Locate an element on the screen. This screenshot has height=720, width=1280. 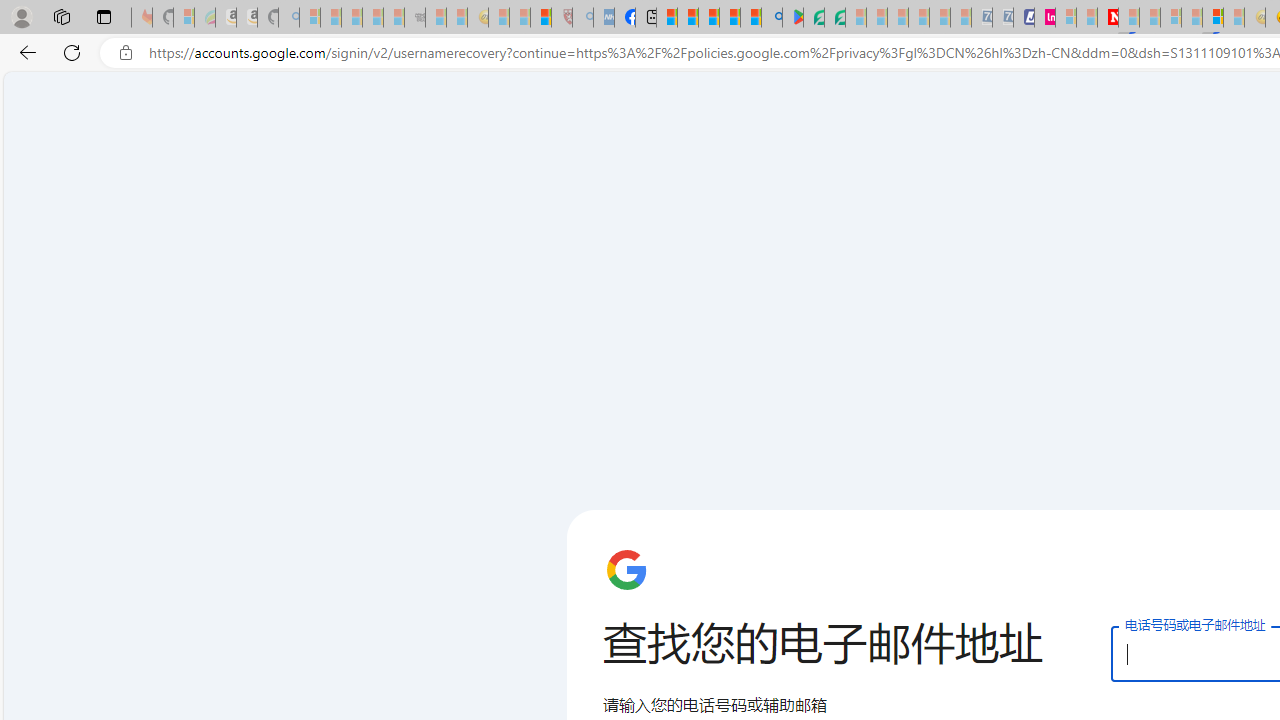
'Local - MSN' is located at coordinates (541, 17).